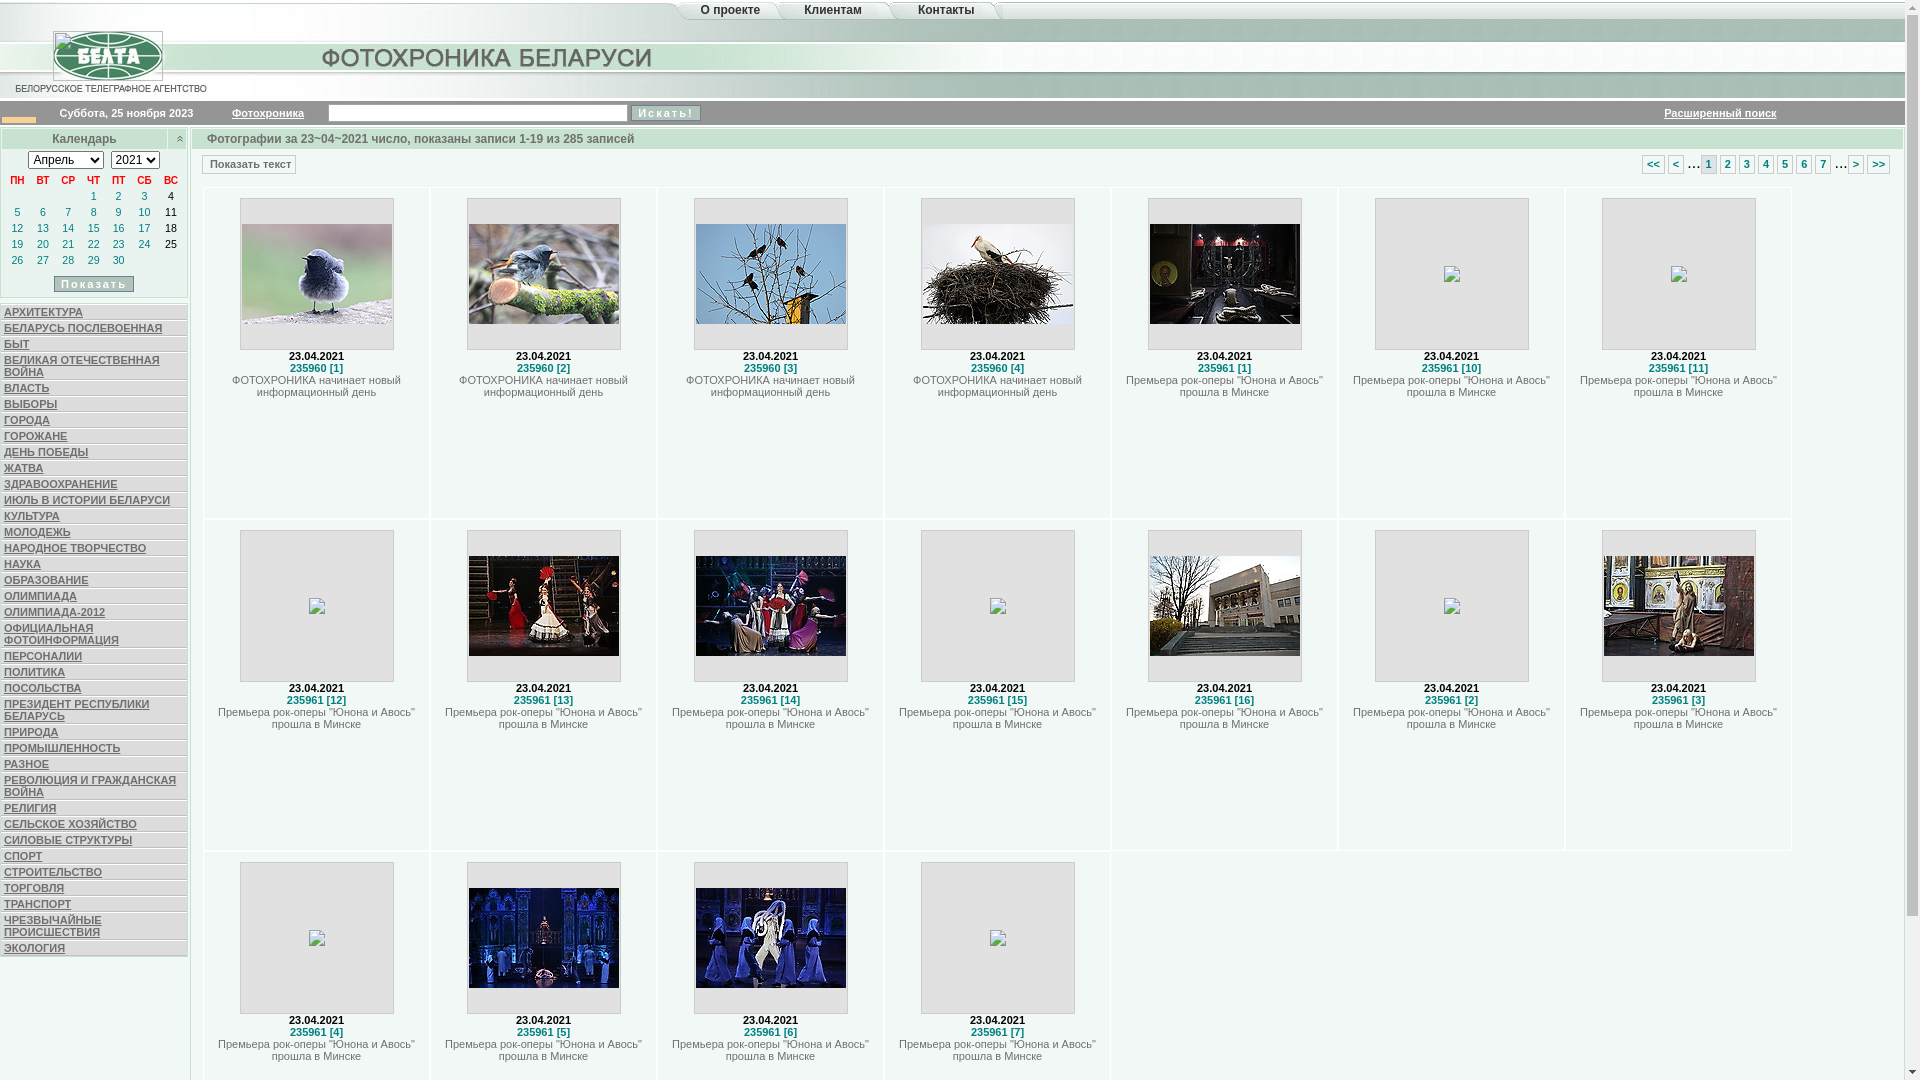 Image resolution: width=1920 pixels, height=1080 pixels. What do you see at coordinates (62, 258) in the screenshot?
I see `'28'` at bounding box center [62, 258].